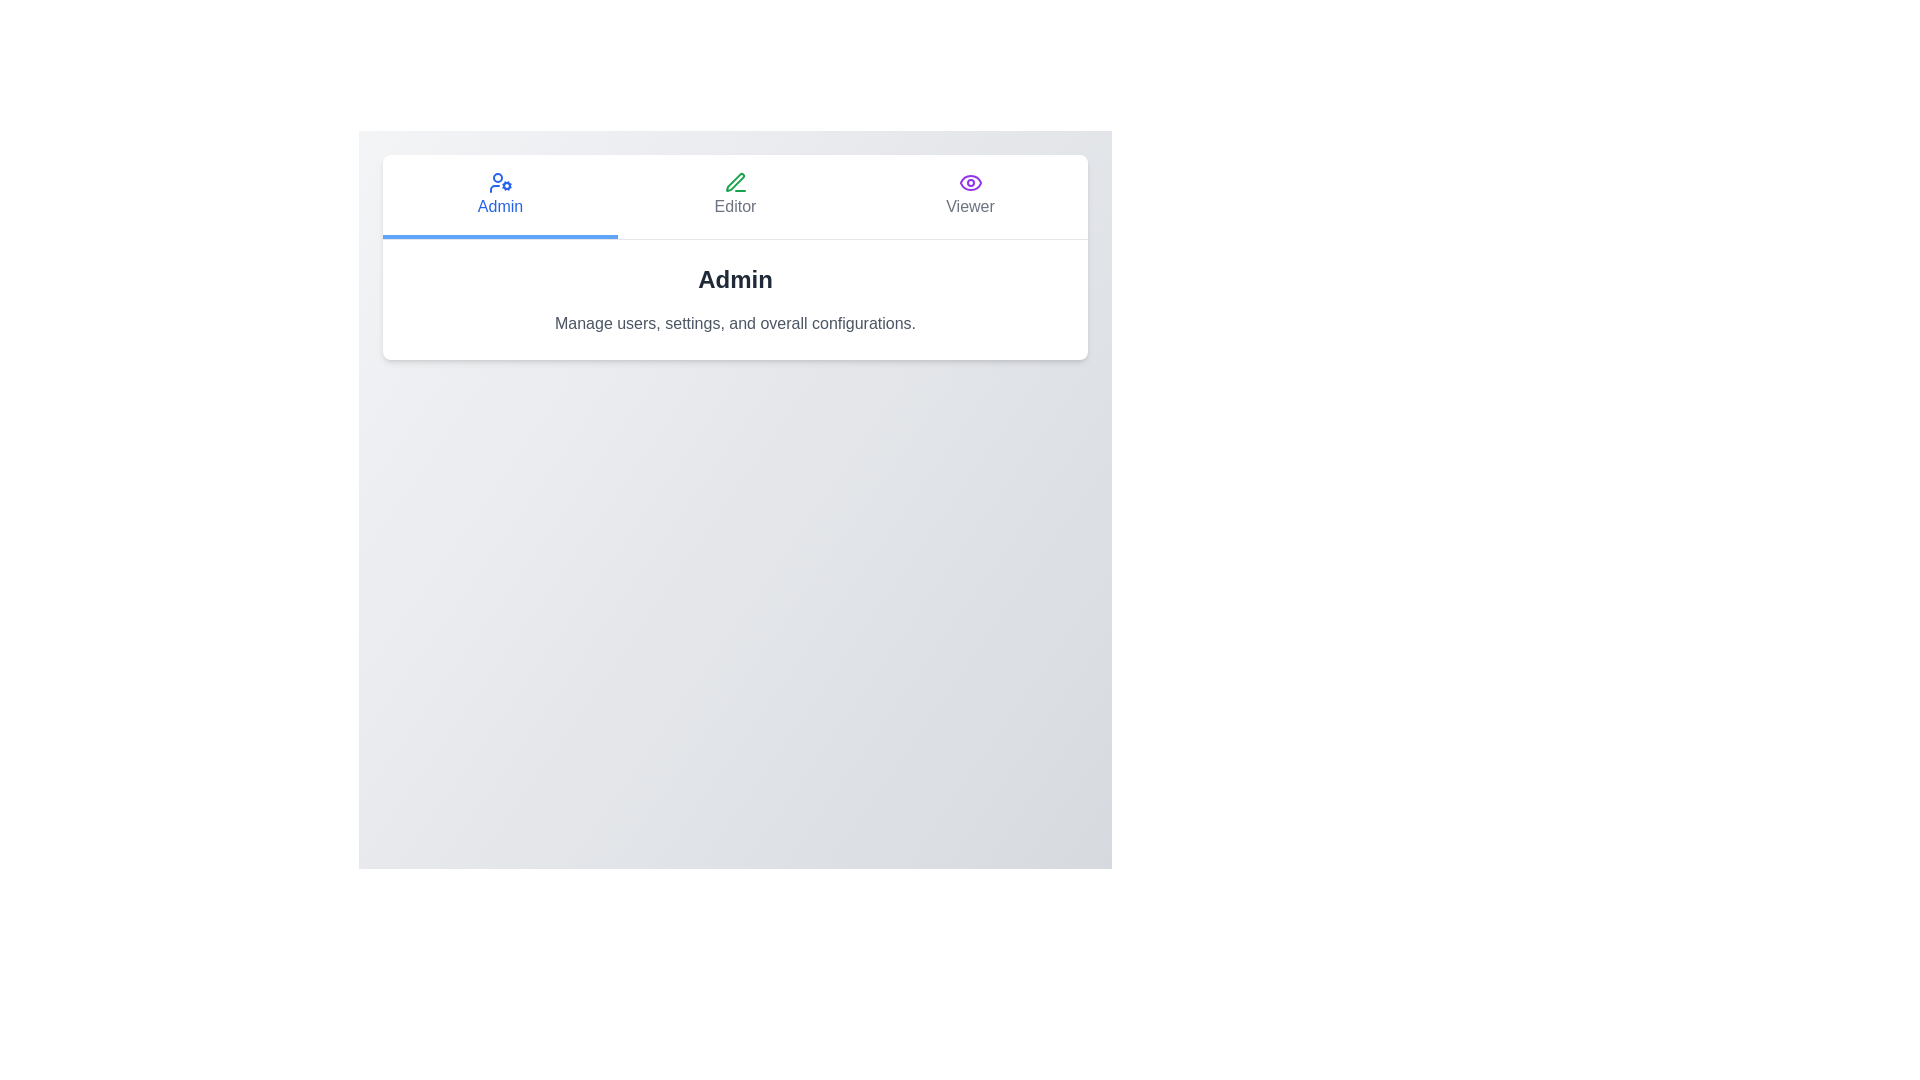  What do you see at coordinates (734, 196) in the screenshot?
I see `the role Editor by clicking its corresponding button` at bounding box center [734, 196].